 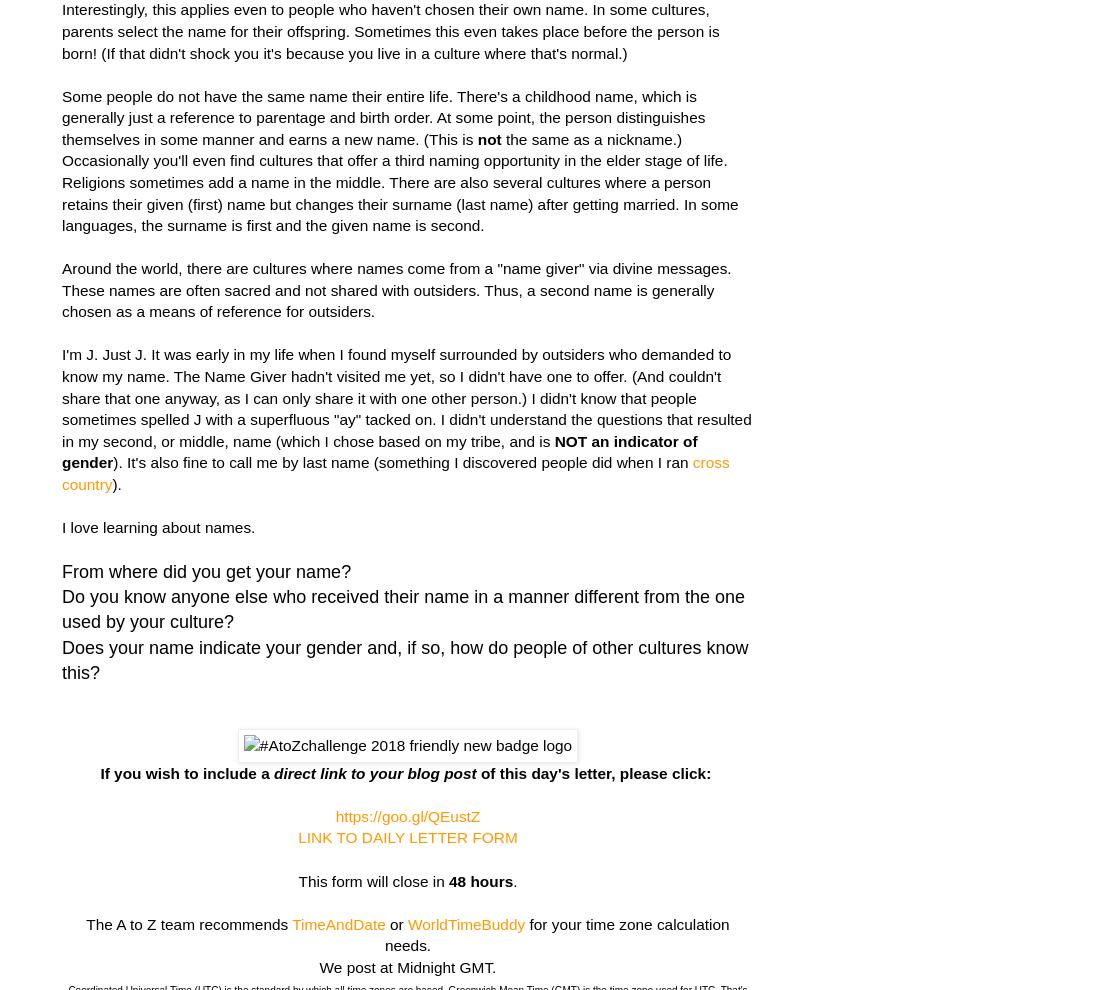 What do you see at coordinates (466, 922) in the screenshot?
I see `'WorldTimeBuddy'` at bounding box center [466, 922].